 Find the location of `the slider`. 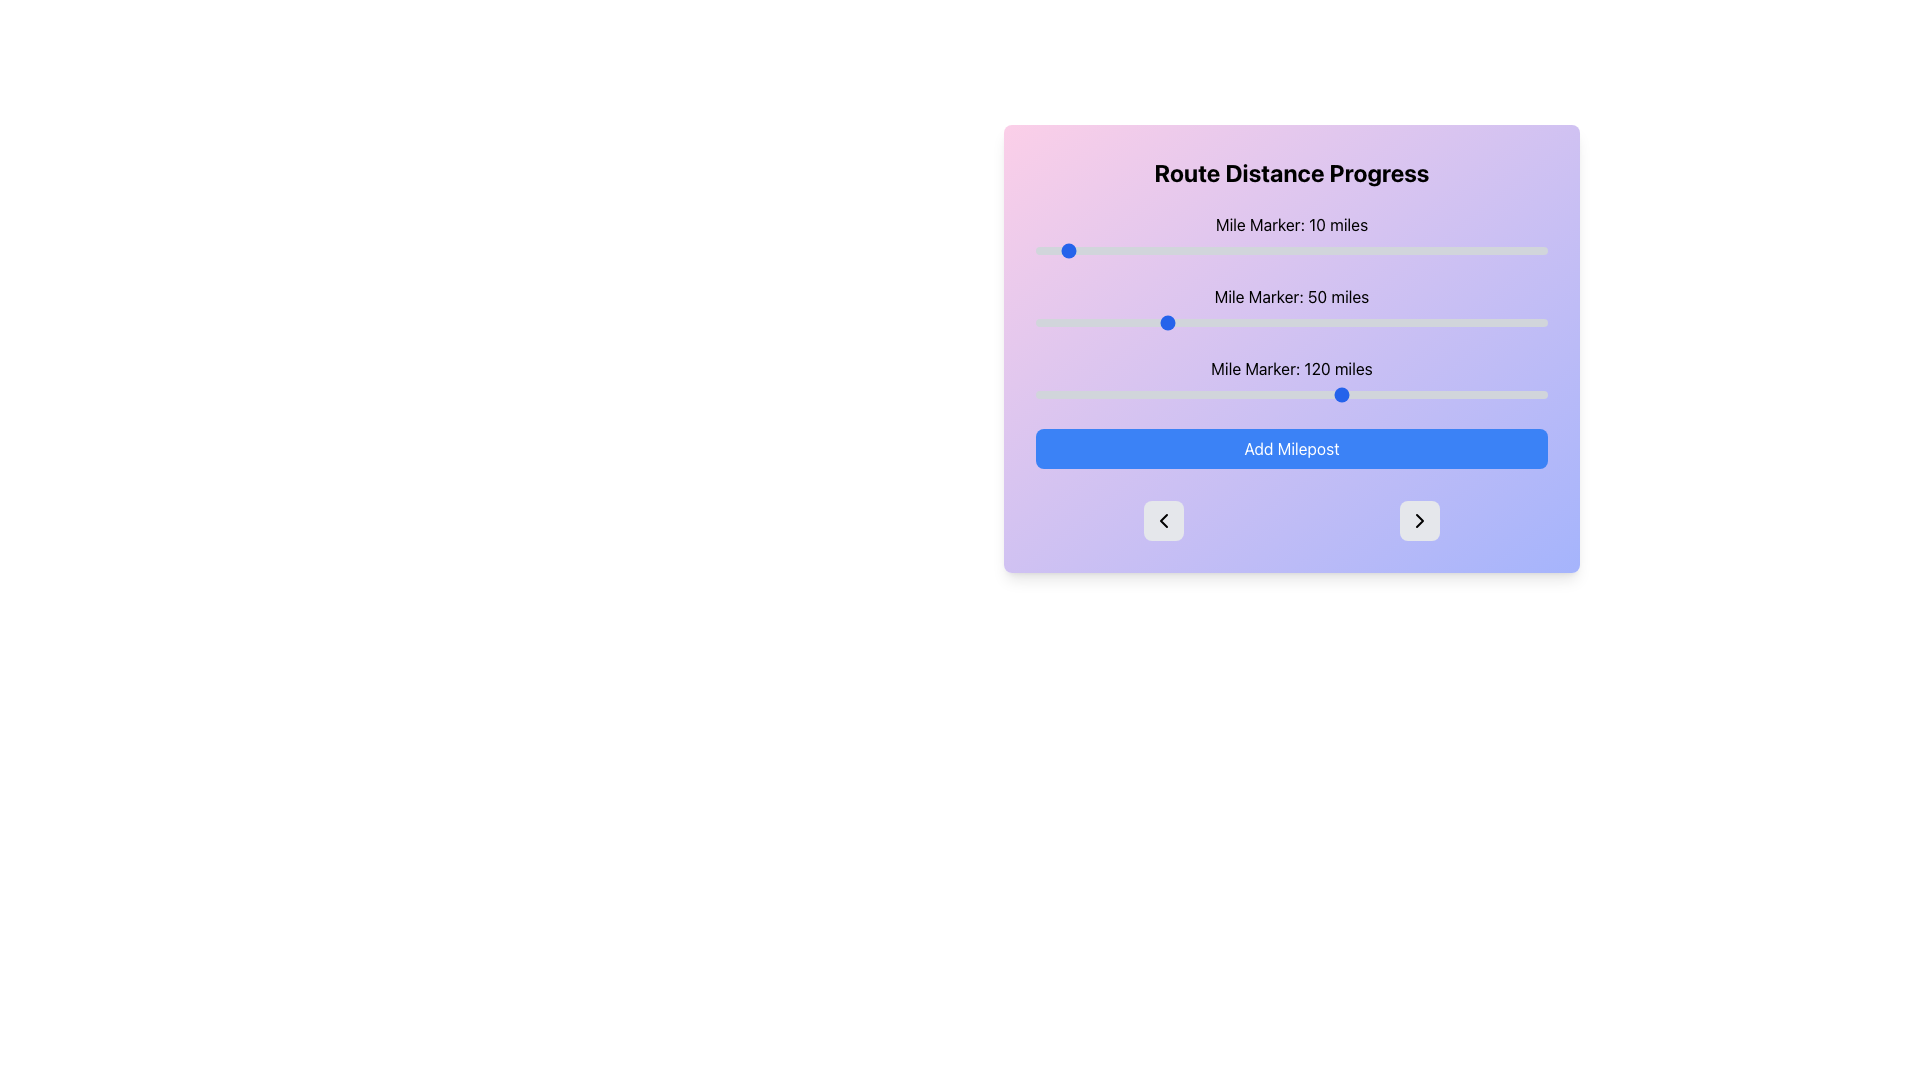

the slider is located at coordinates (1458, 249).